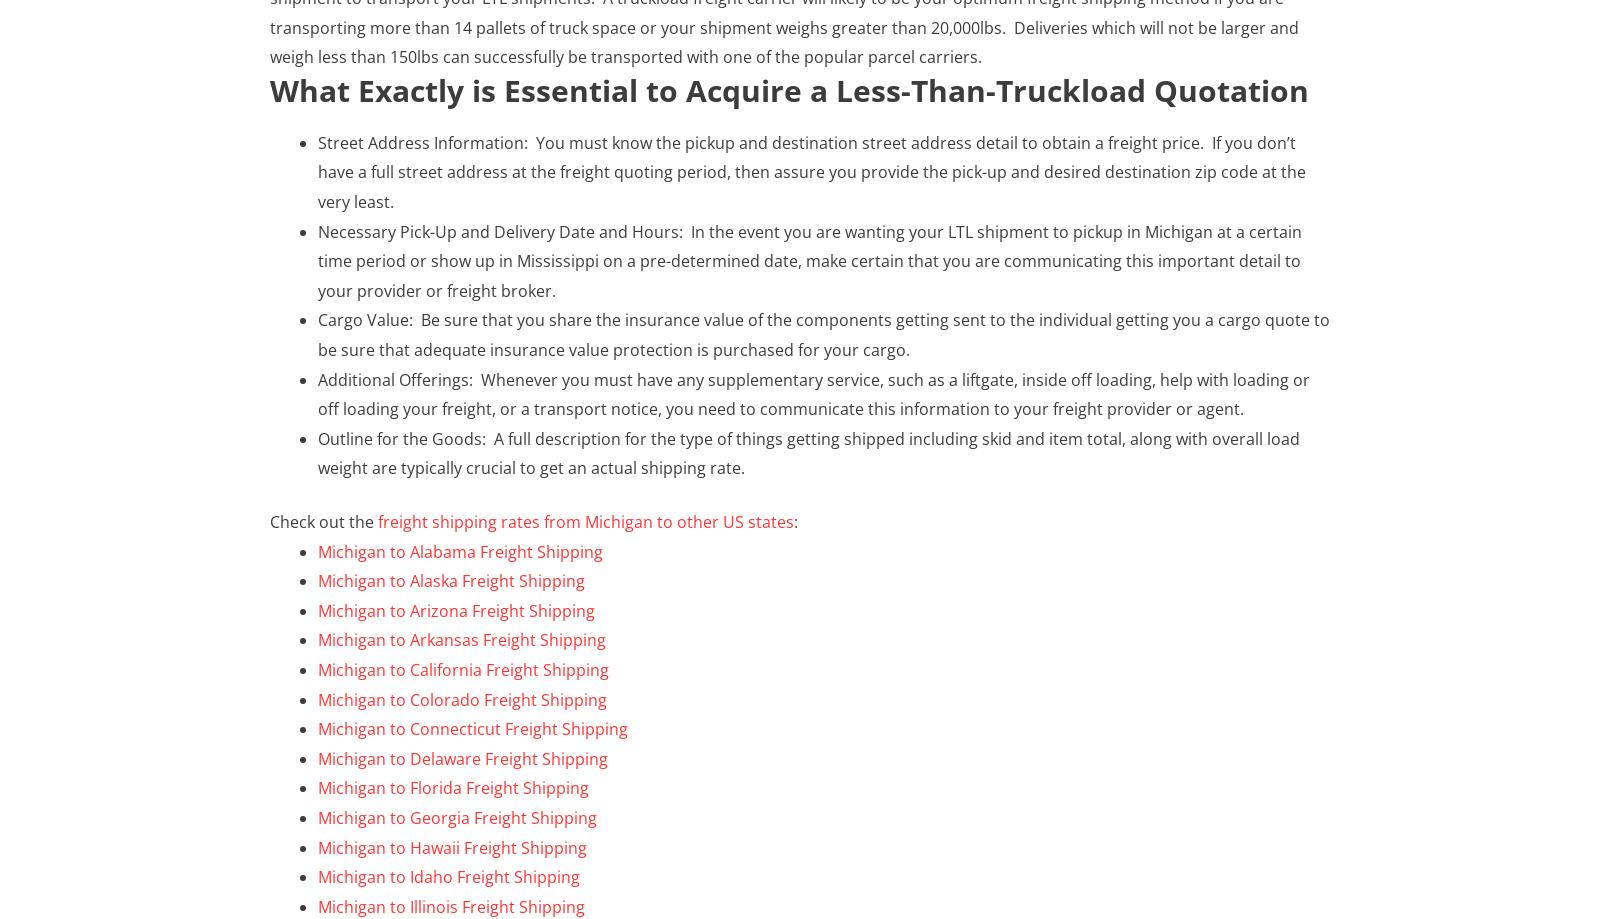  I want to click on ':', so click(796, 520).